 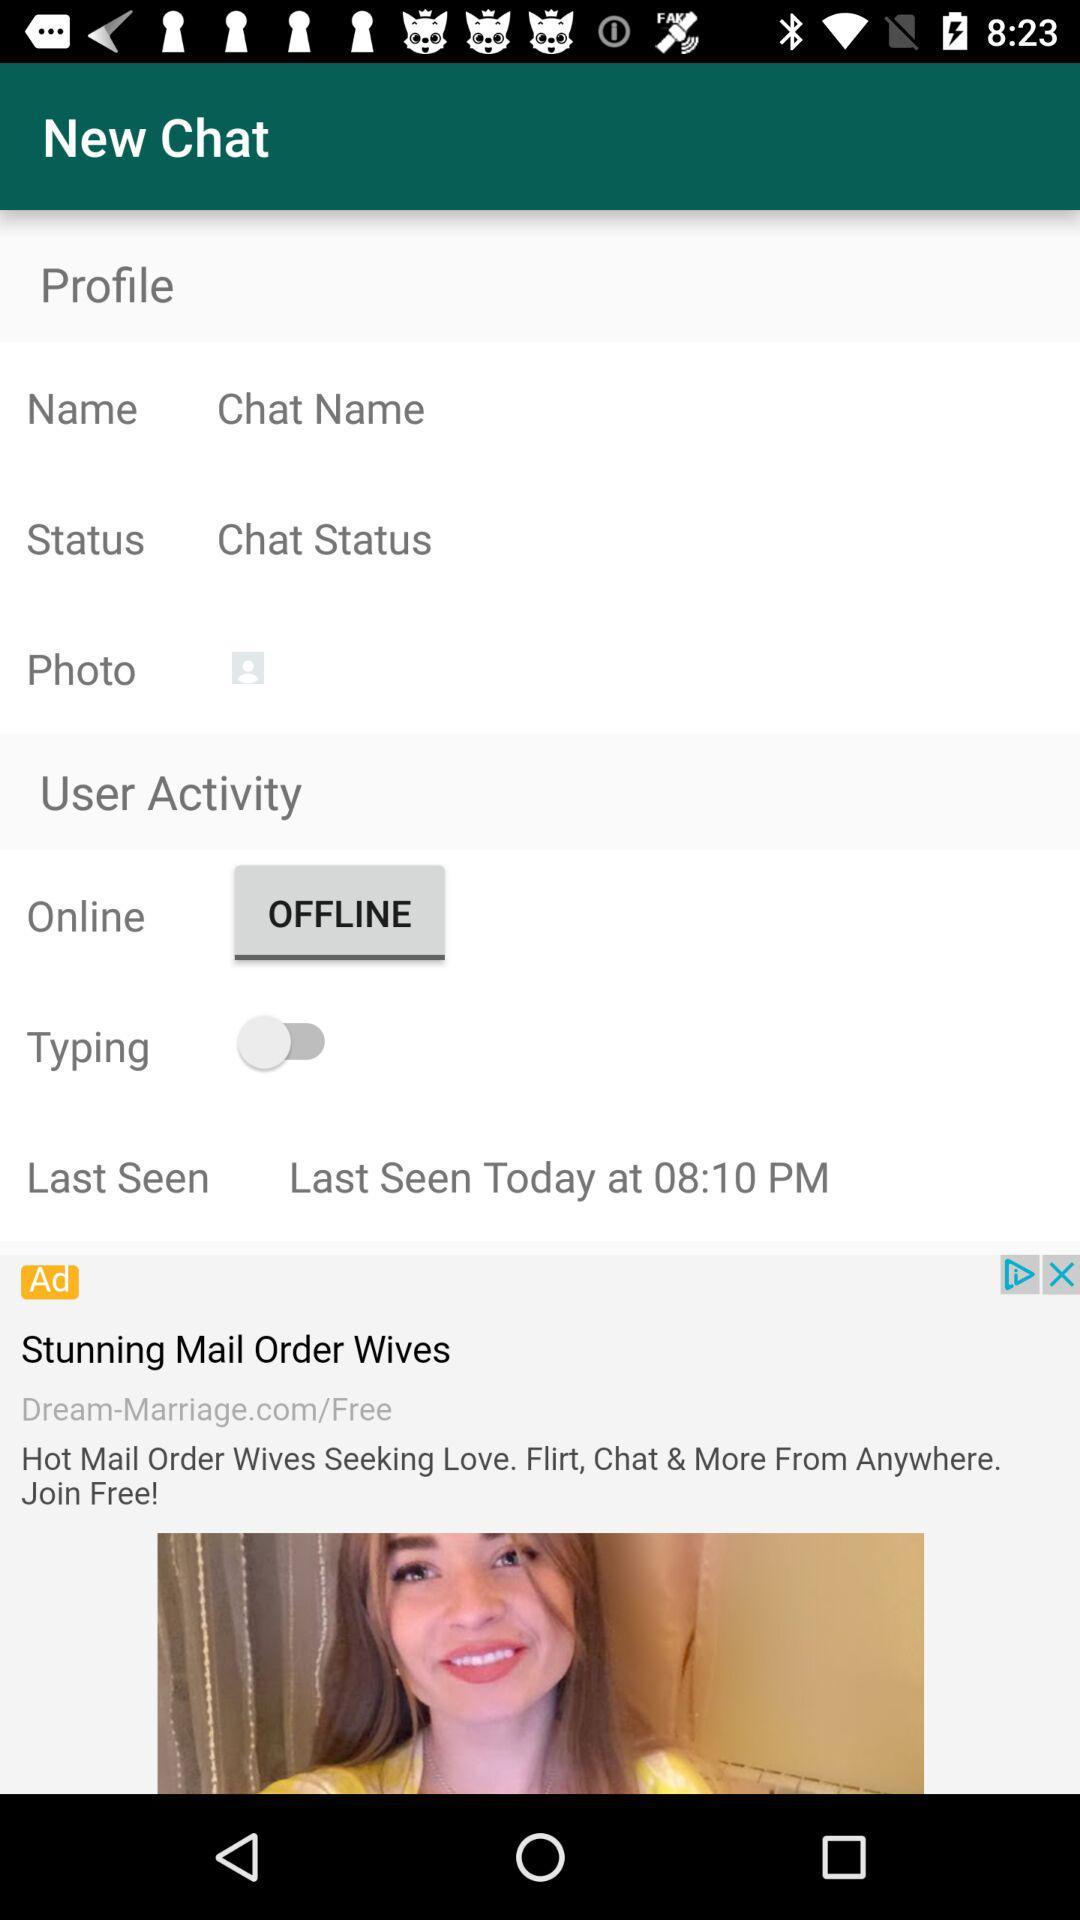 I want to click on set profile photo, so click(x=246, y=667).